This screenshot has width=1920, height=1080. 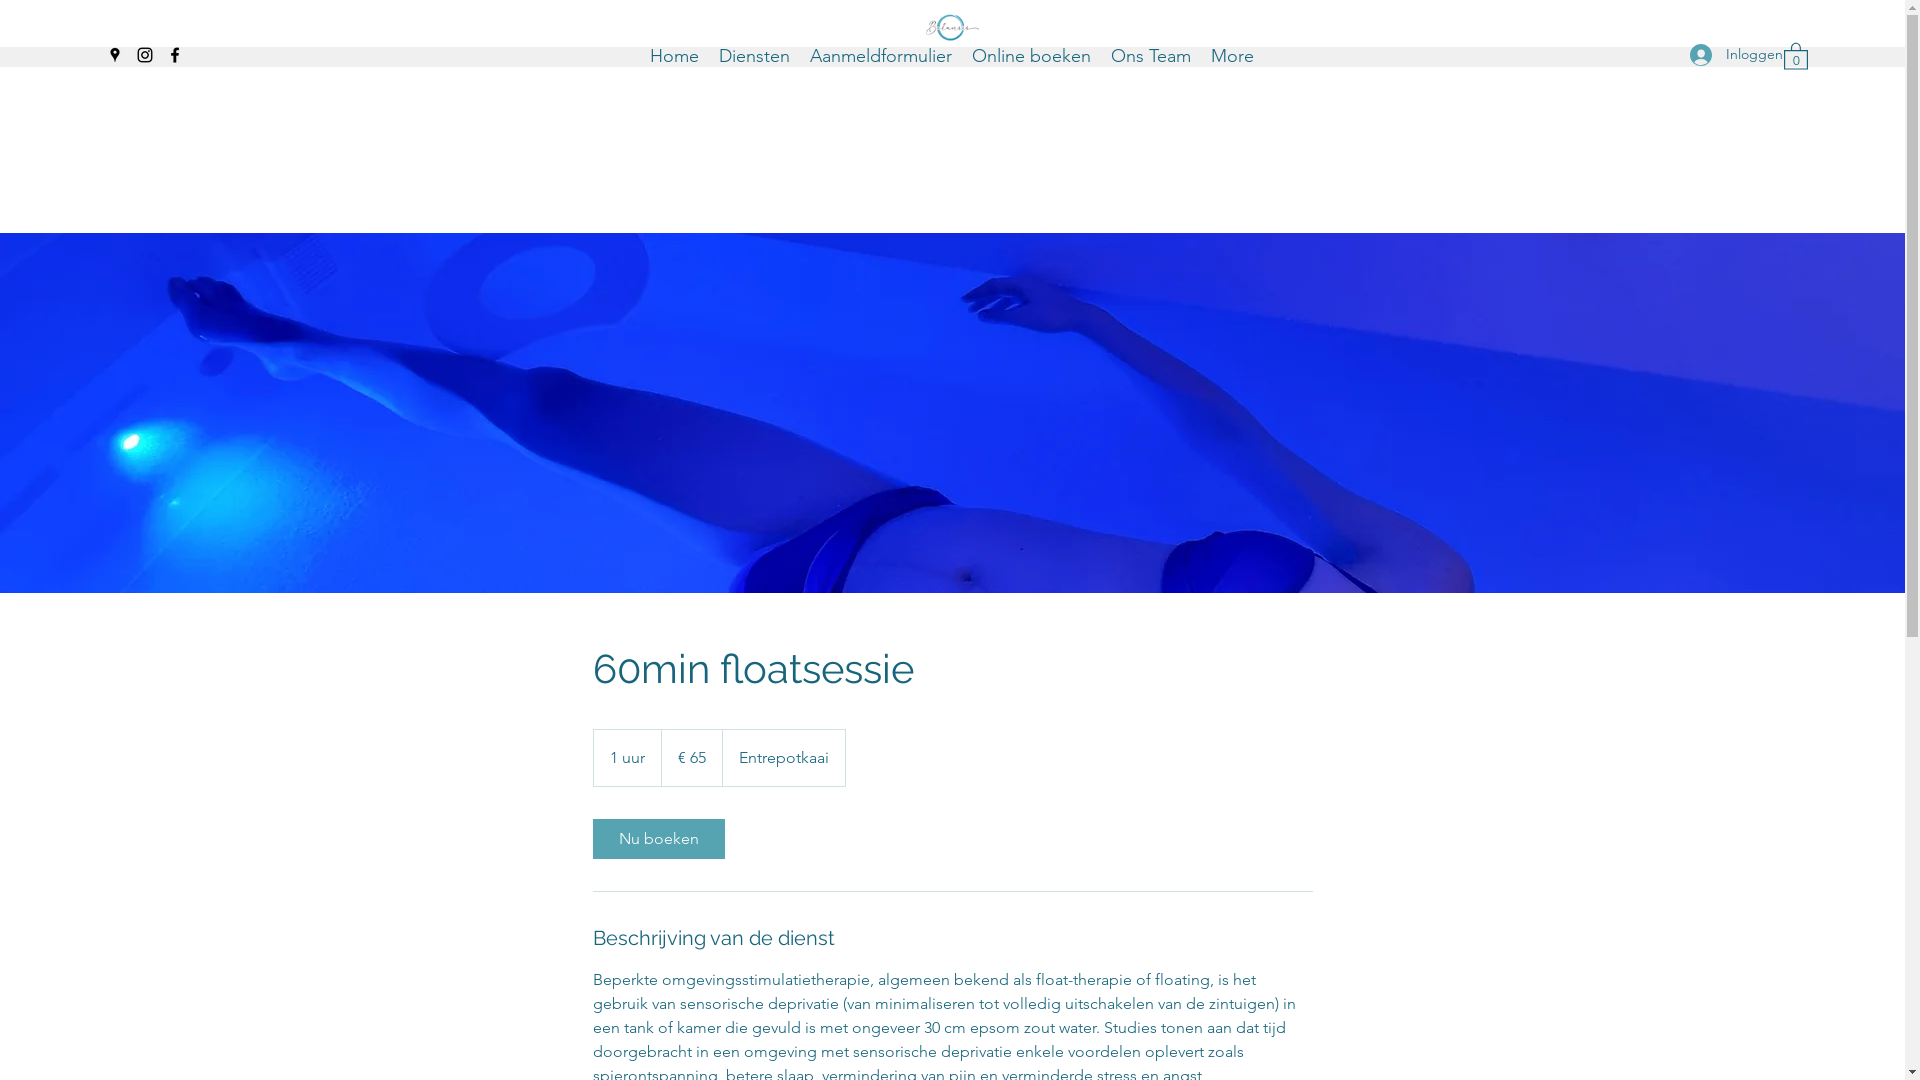 What do you see at coordinates (674, 53) in the screenshot?
I see `'Home'` at bounding box center [674, 53].